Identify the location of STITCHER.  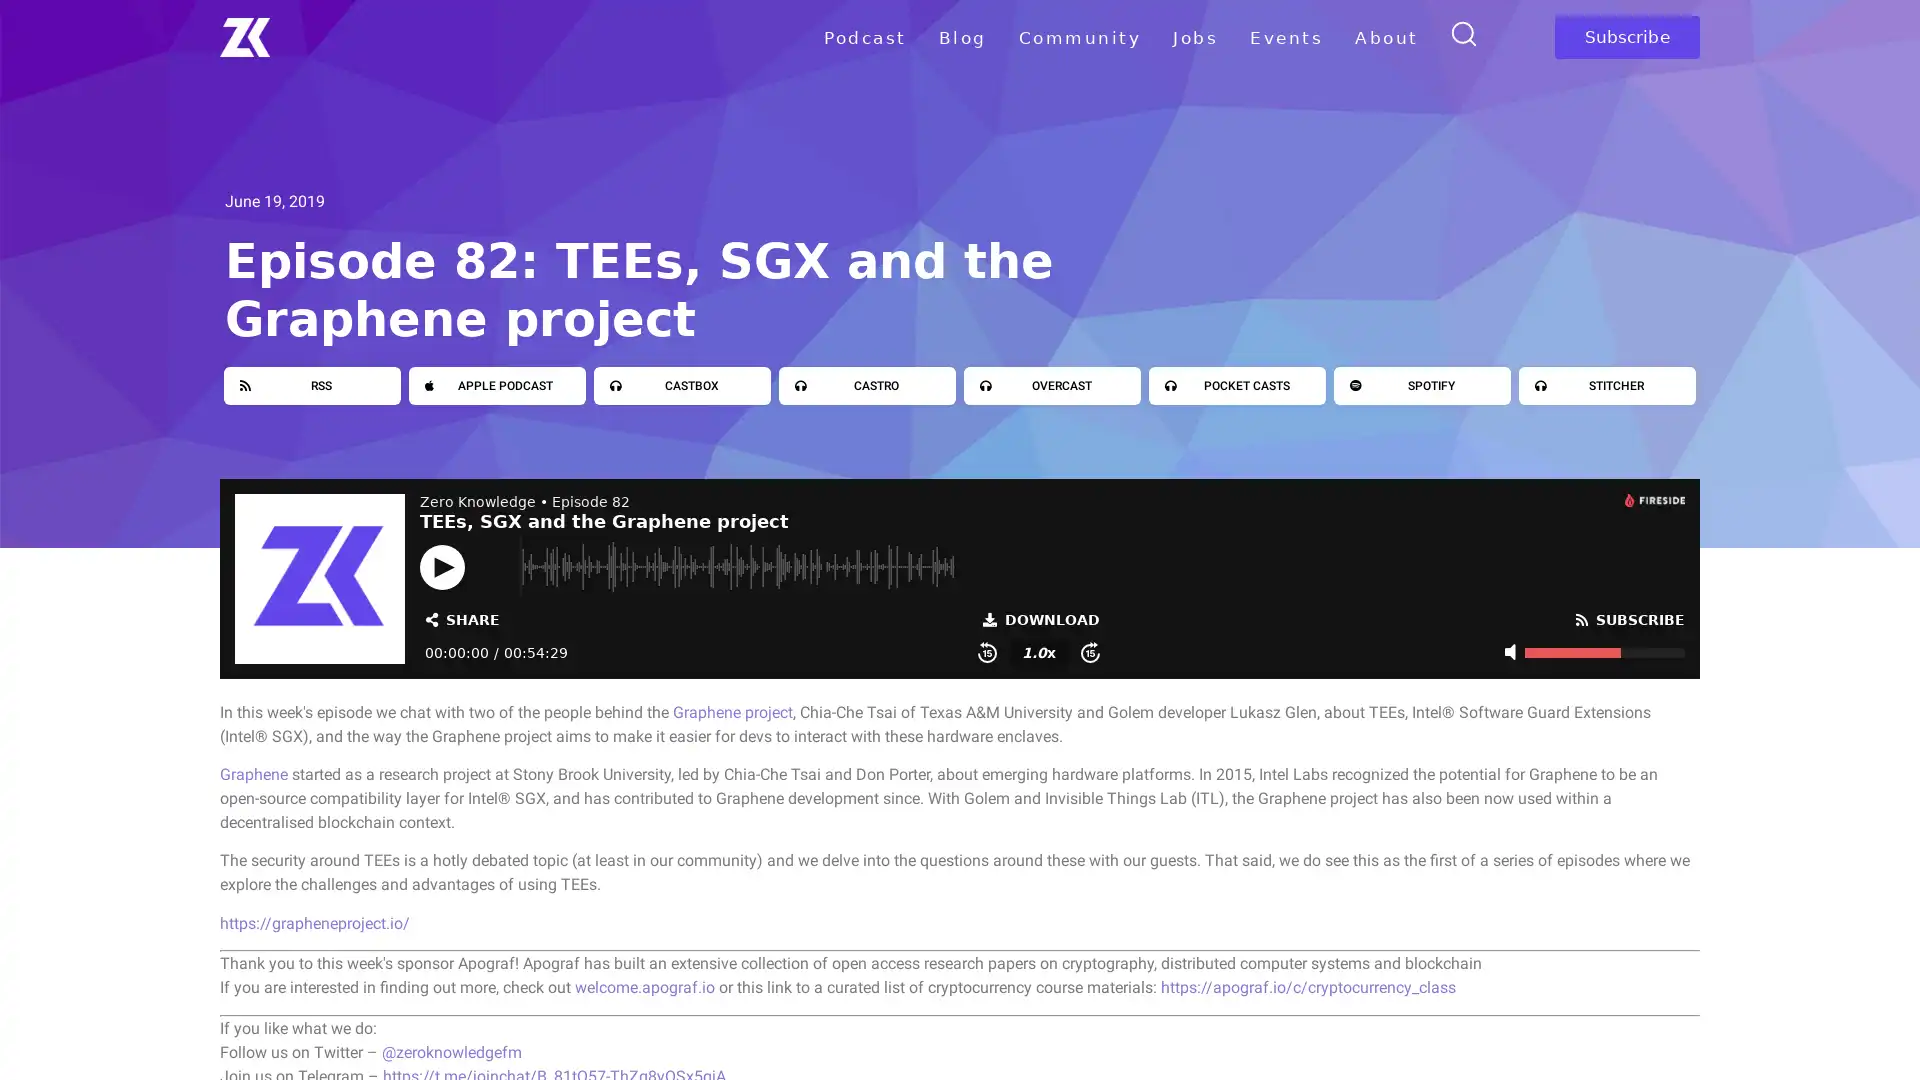
(1607, 385).